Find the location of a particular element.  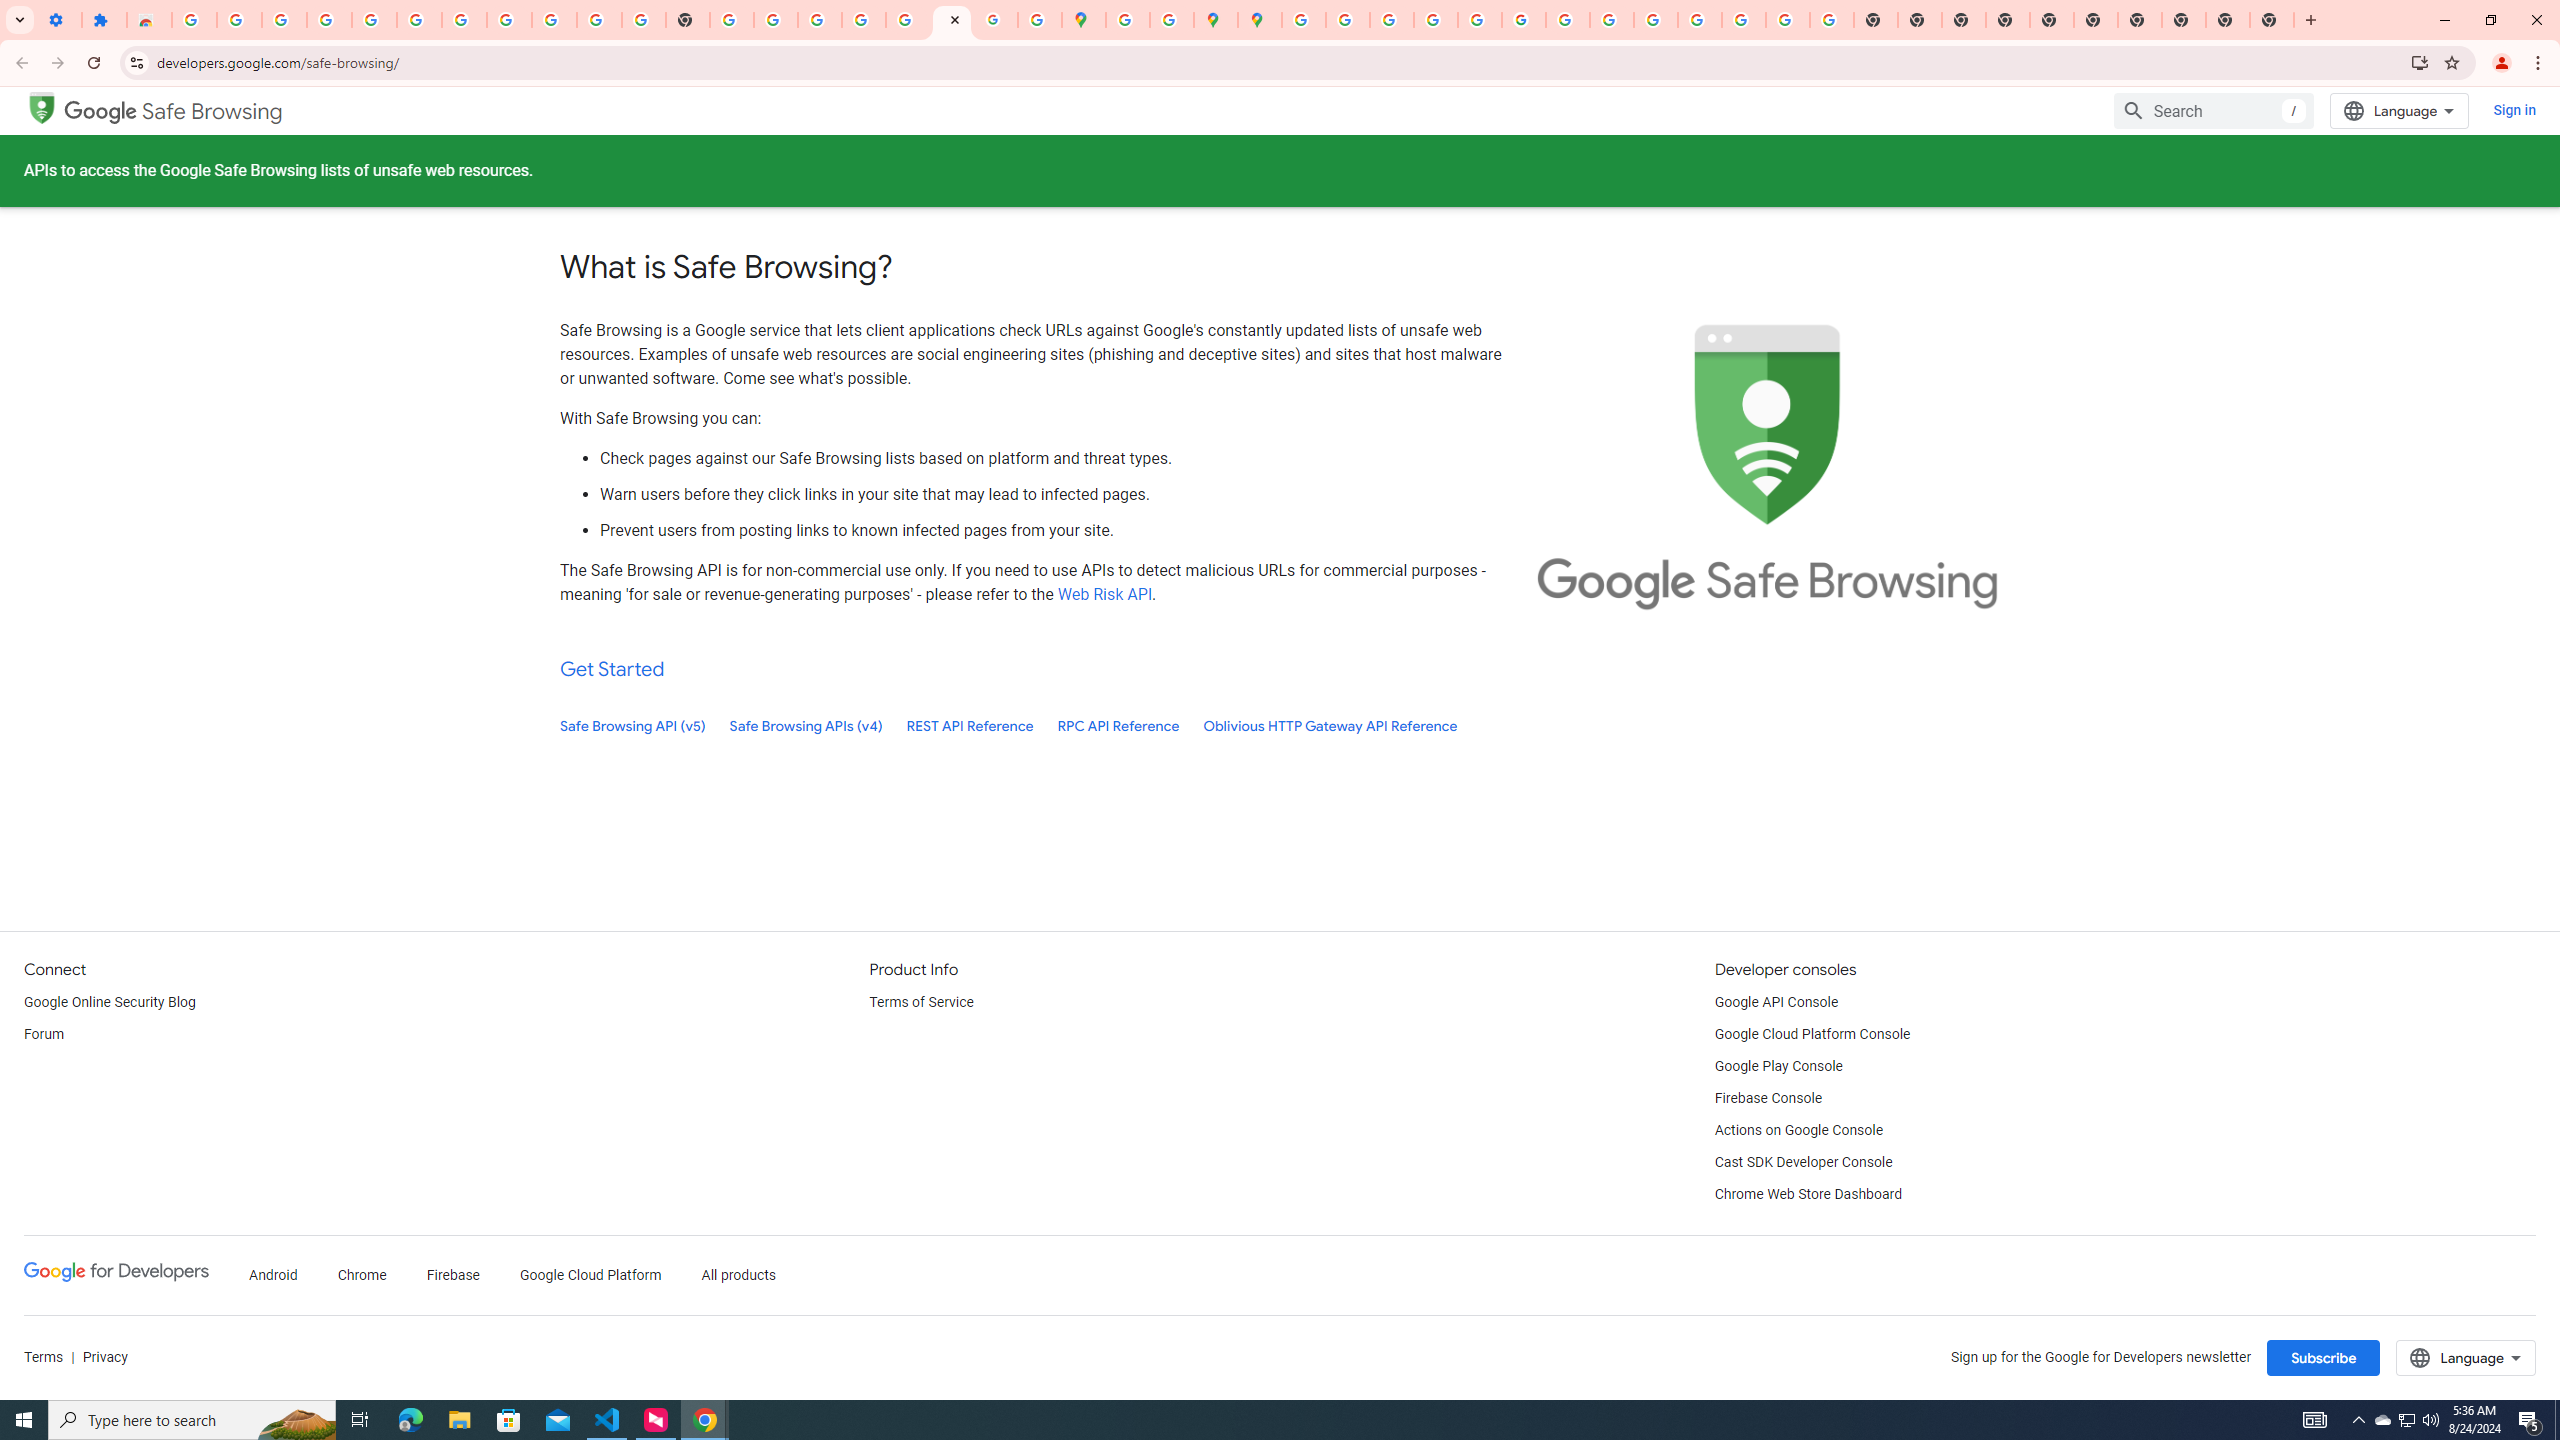

'Google Safe Browsing' is located at coordinates (41, 107).